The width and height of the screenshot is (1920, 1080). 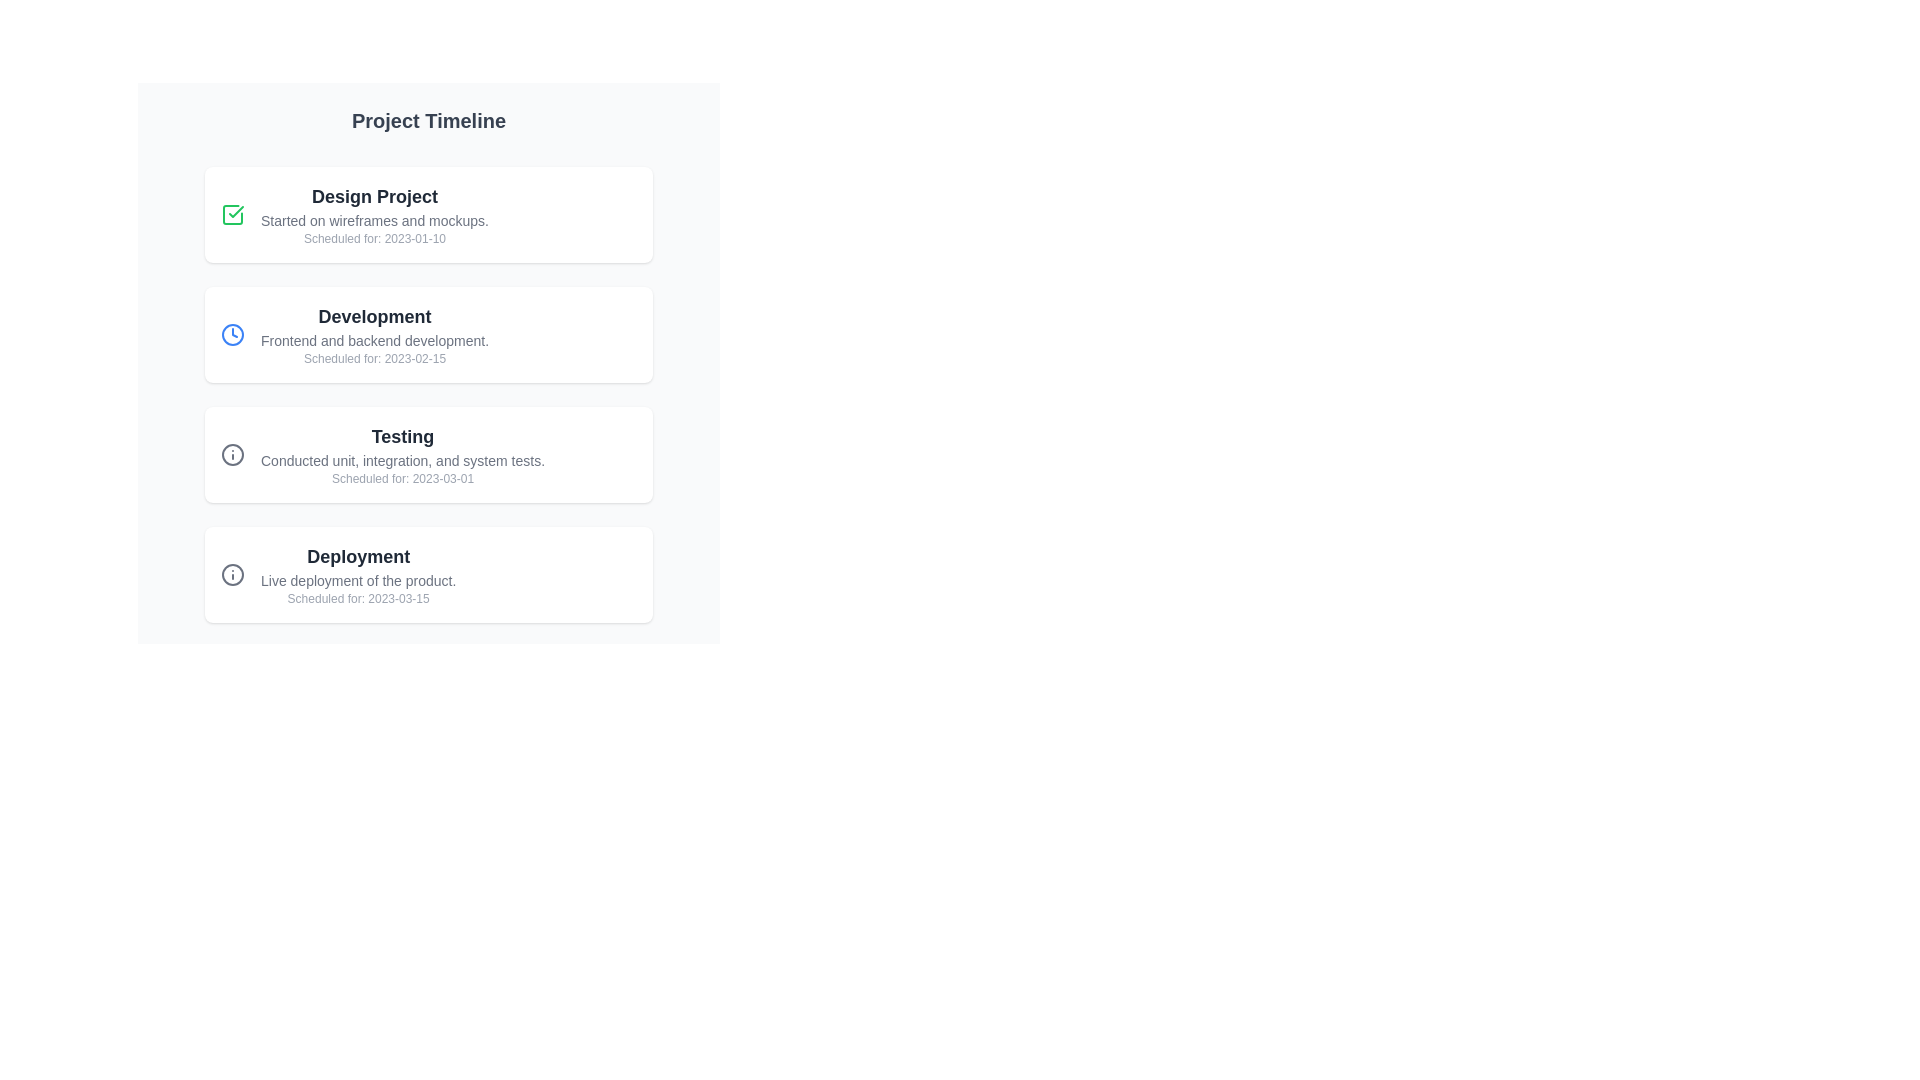 I want to click on the informative text located in the third item of the list under the header 'Project Timeline', specifically positioned below 'Testing' and above 'Scheduled for: 2023-03-01', so click(x=402, y=461).